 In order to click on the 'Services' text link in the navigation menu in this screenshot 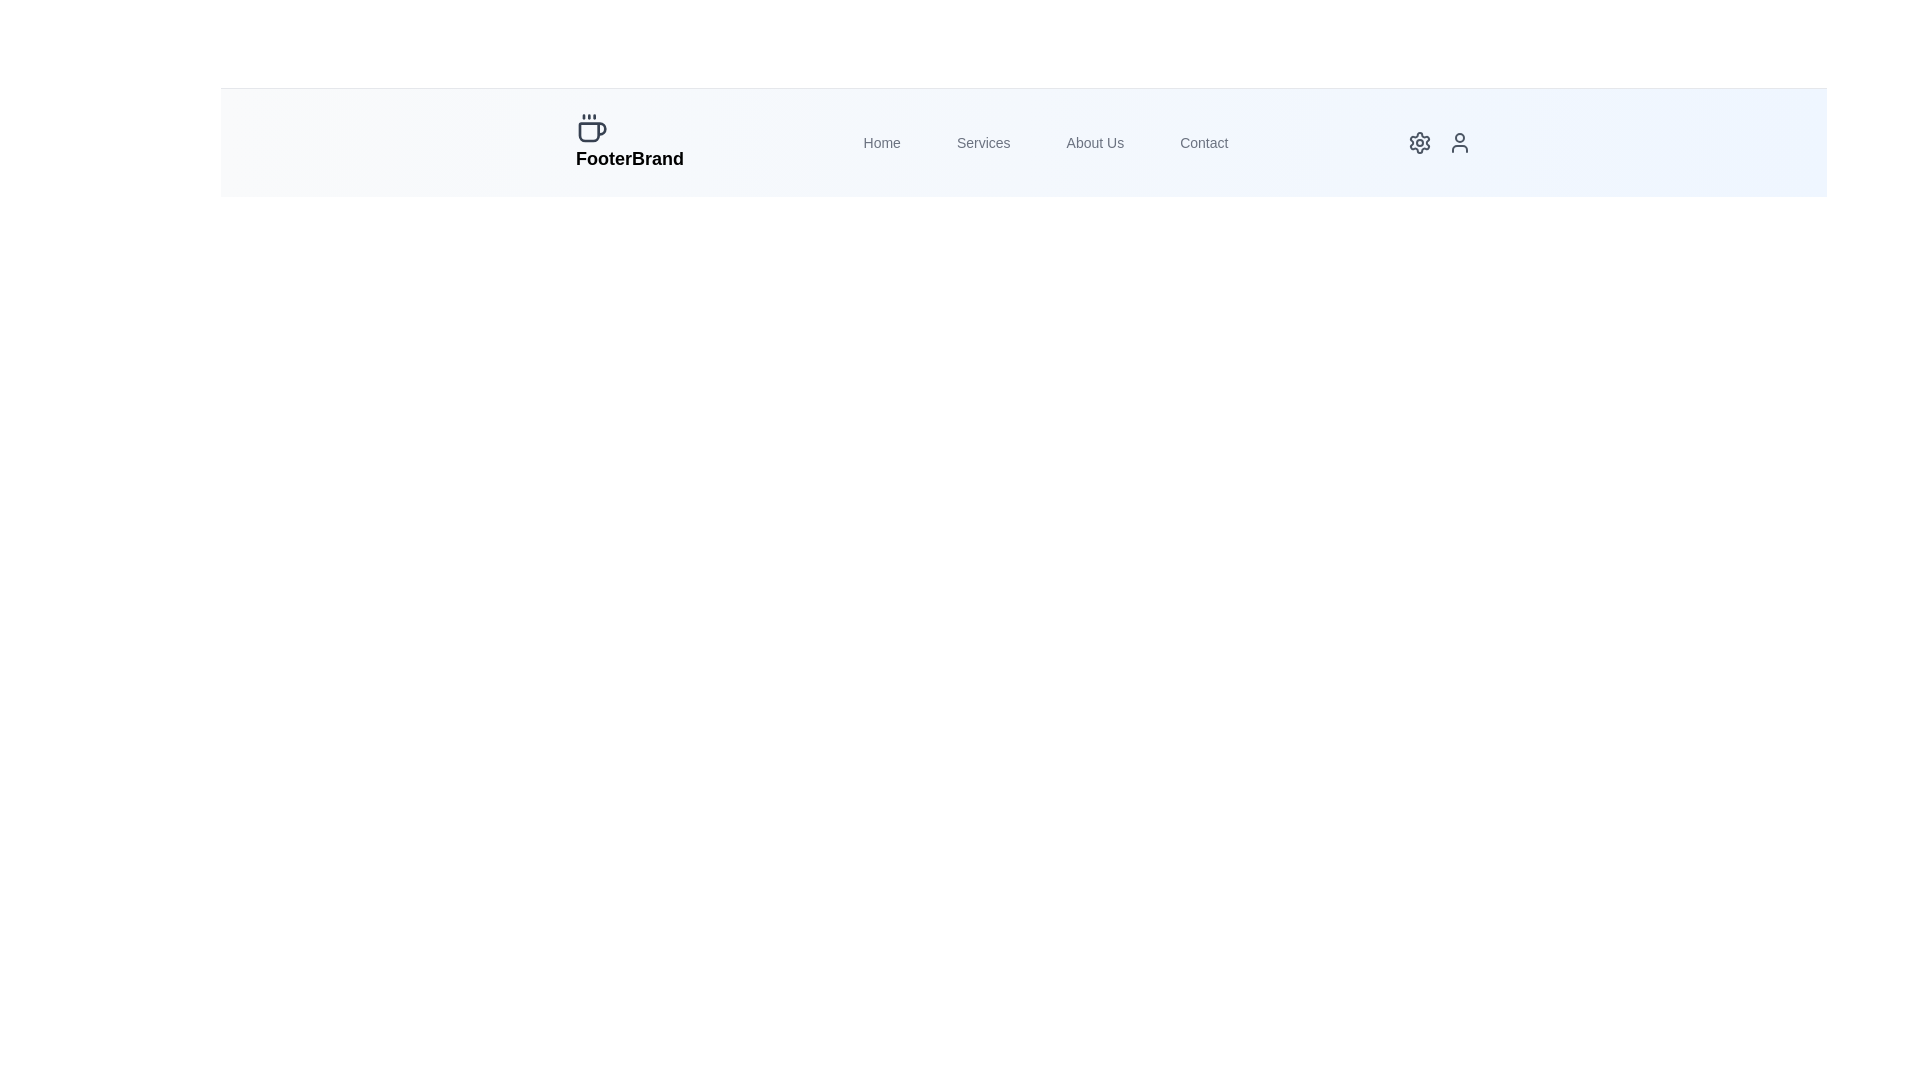, I will do `click(983, 141)`.